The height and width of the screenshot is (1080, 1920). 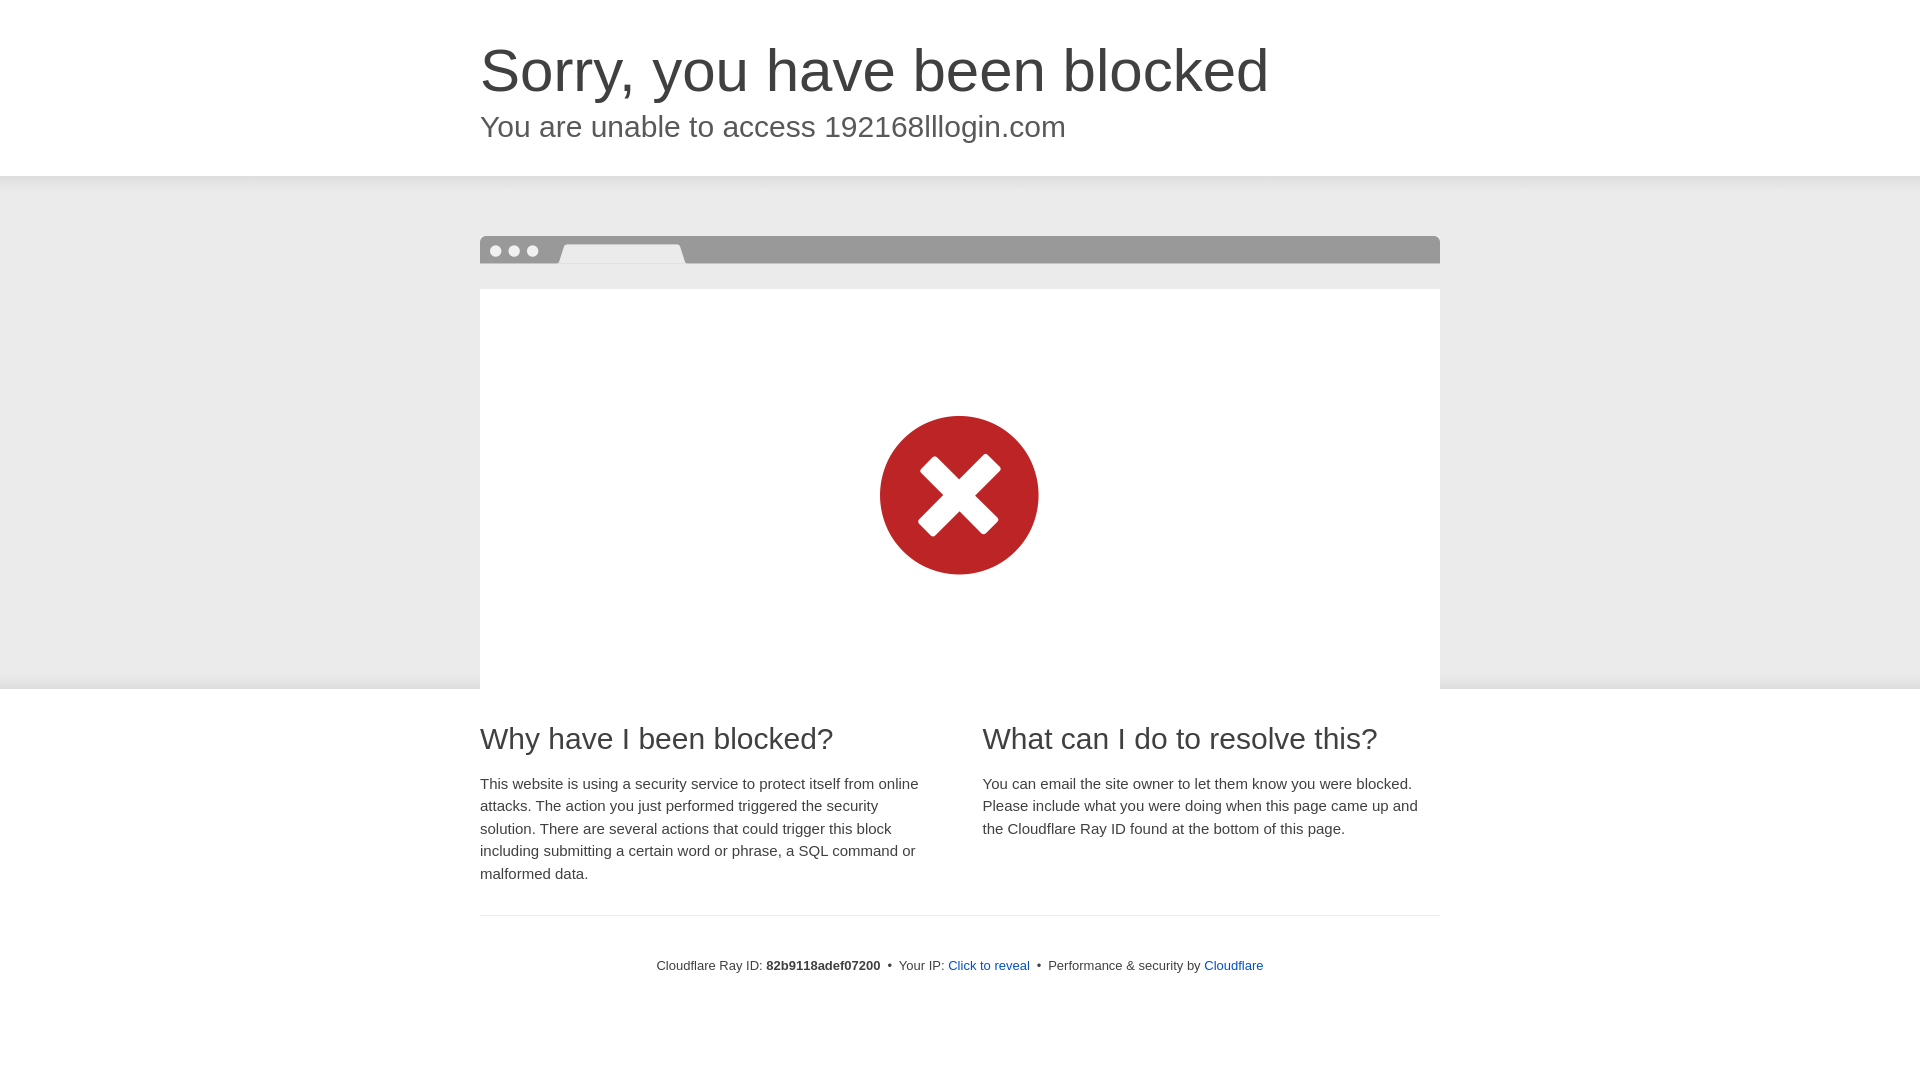 What do you see at coordinates (988, 964) in the screenshot?
I see `'Click to reveal'` at bounding box center [988, 964].